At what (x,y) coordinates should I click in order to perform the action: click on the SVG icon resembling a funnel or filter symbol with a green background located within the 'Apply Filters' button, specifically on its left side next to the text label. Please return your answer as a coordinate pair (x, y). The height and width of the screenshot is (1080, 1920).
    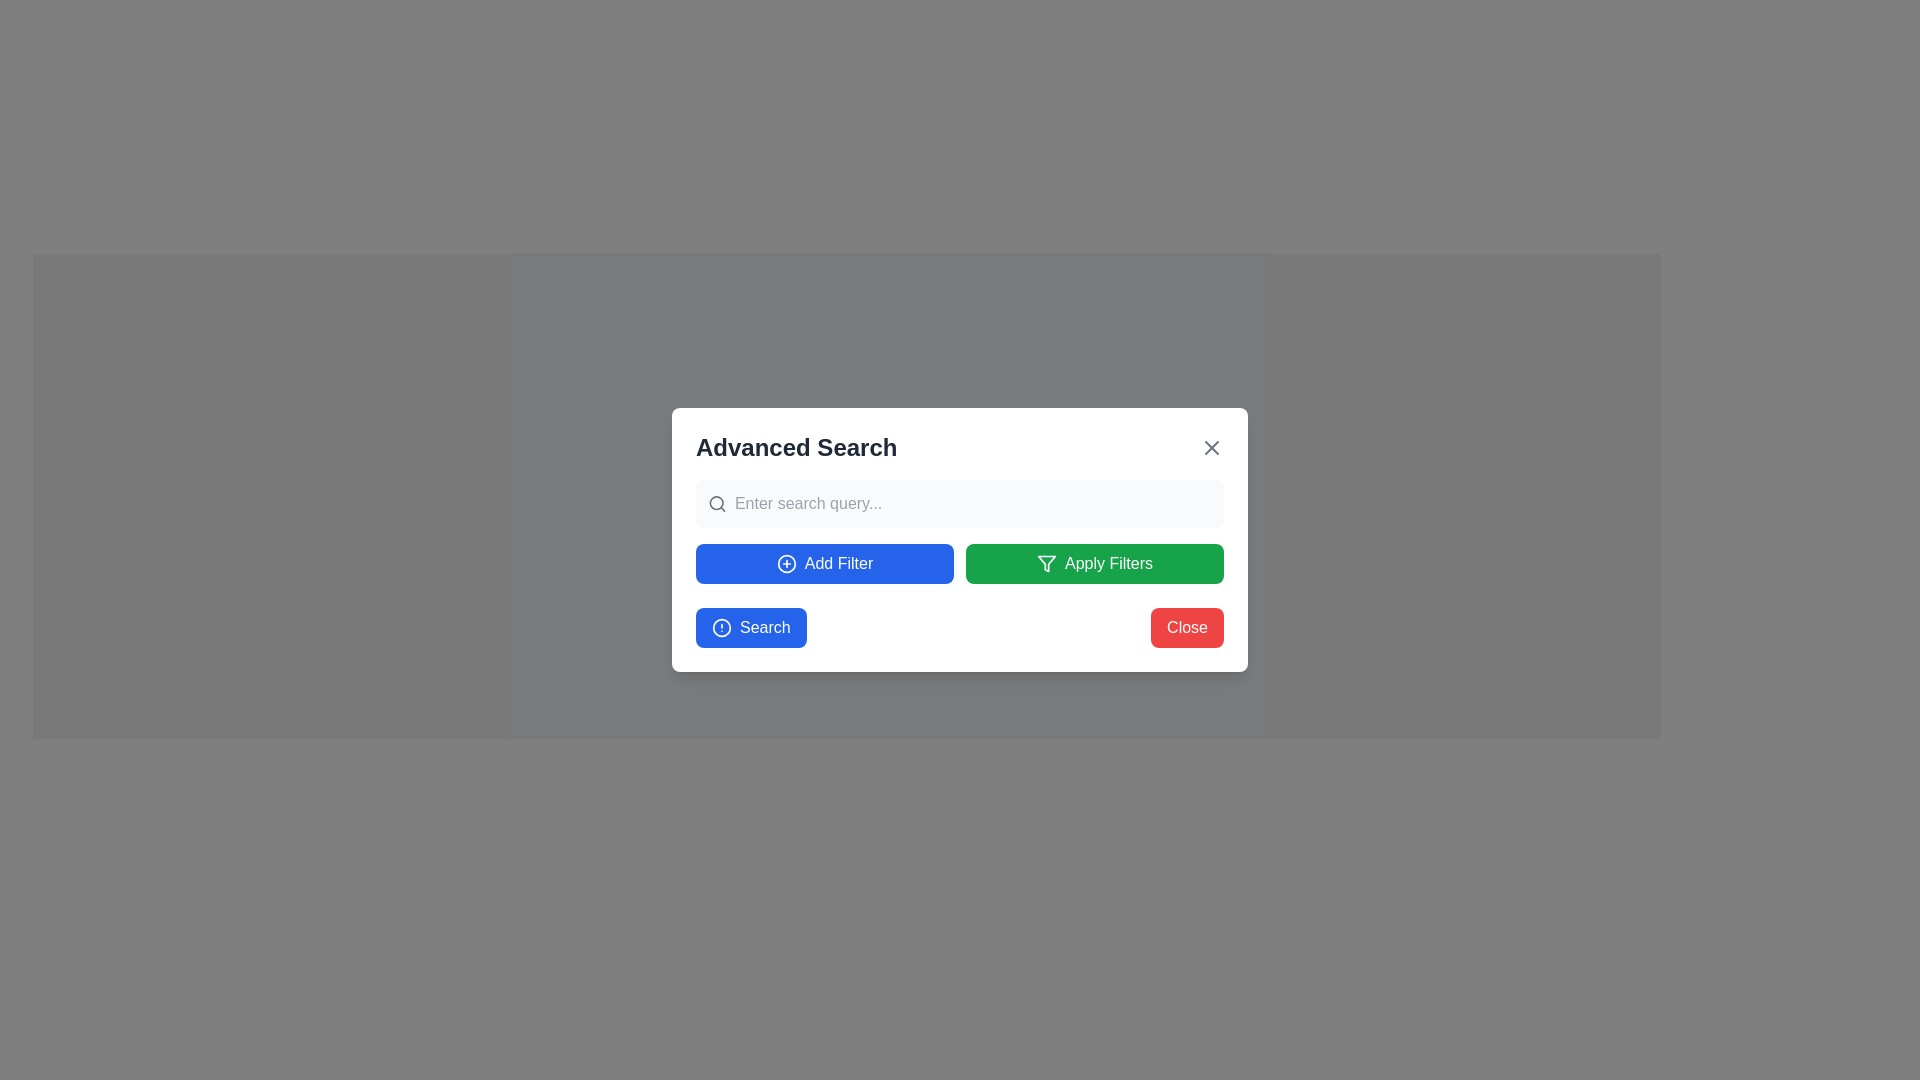
    Looking at the image, I should click on (1045, 563).